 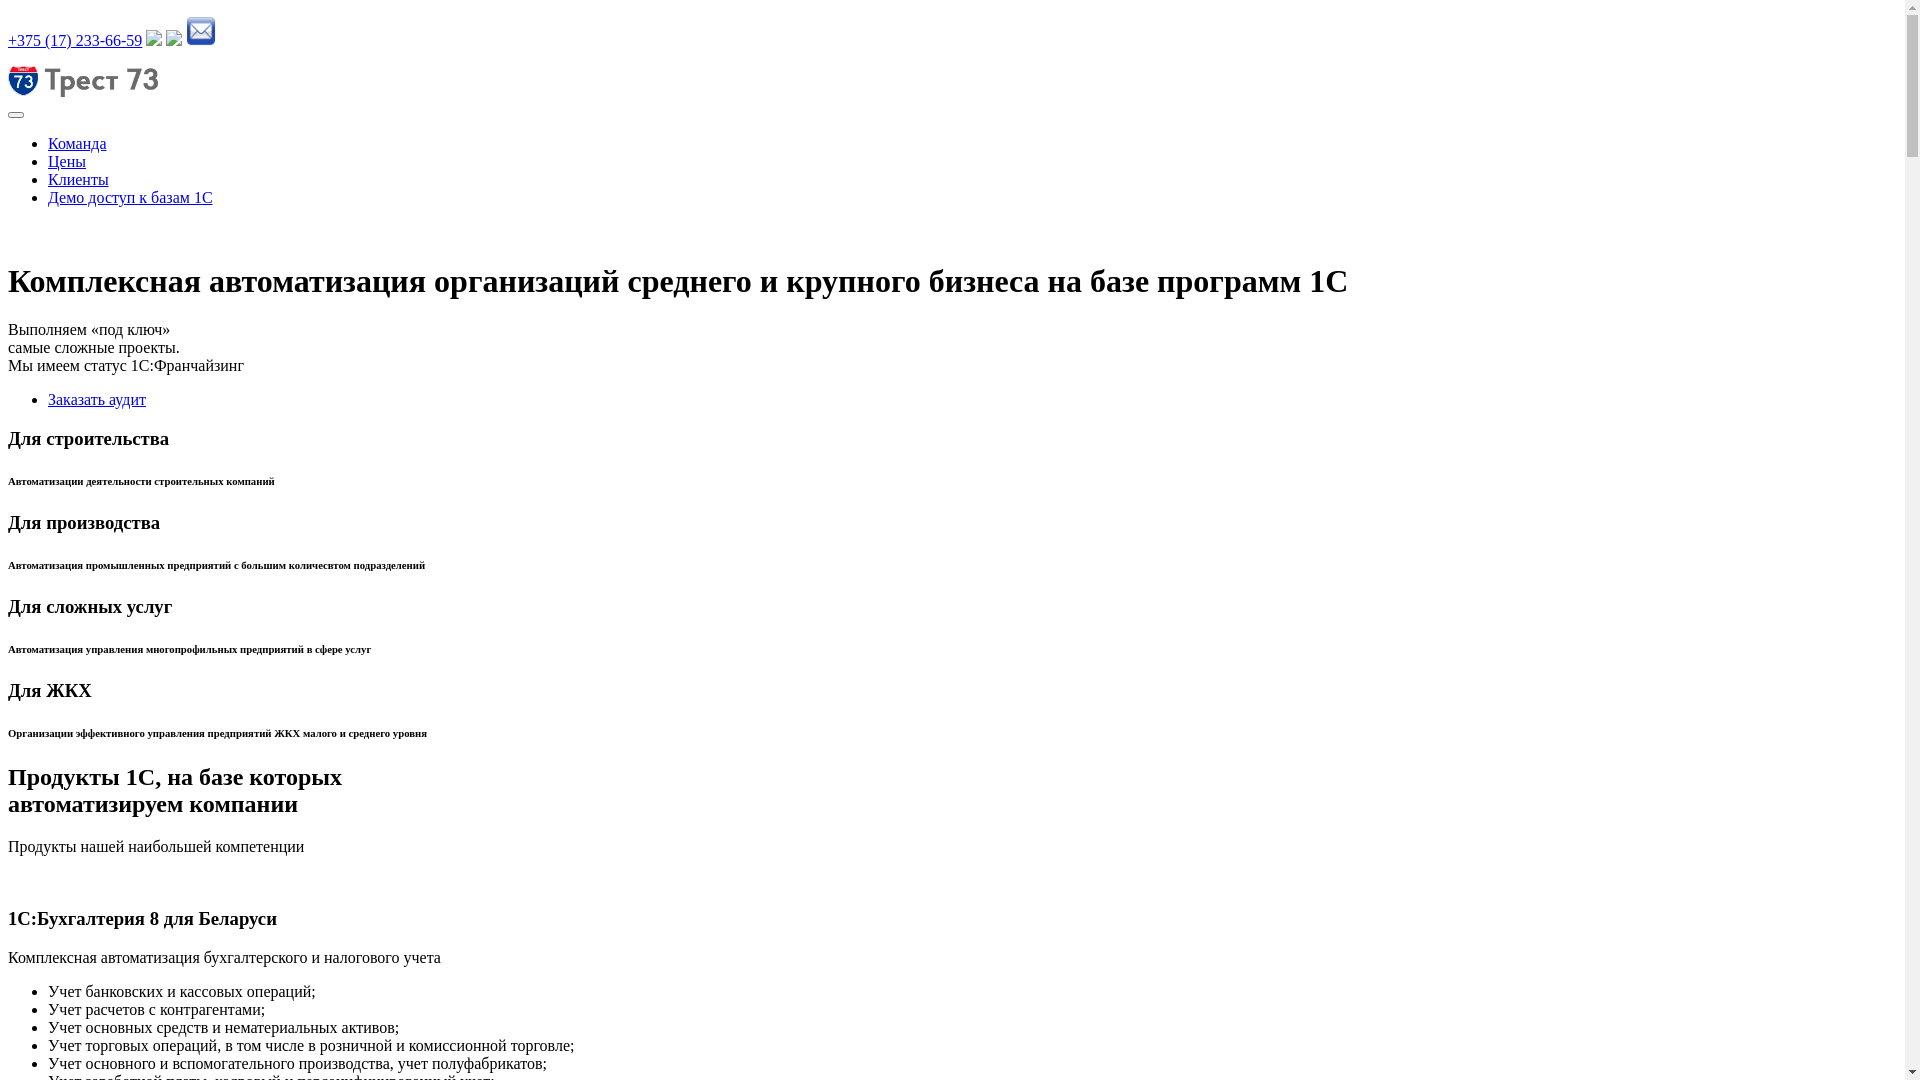 I want to click on '+375 (17) 233-66-59', so click(x=8, y=40).